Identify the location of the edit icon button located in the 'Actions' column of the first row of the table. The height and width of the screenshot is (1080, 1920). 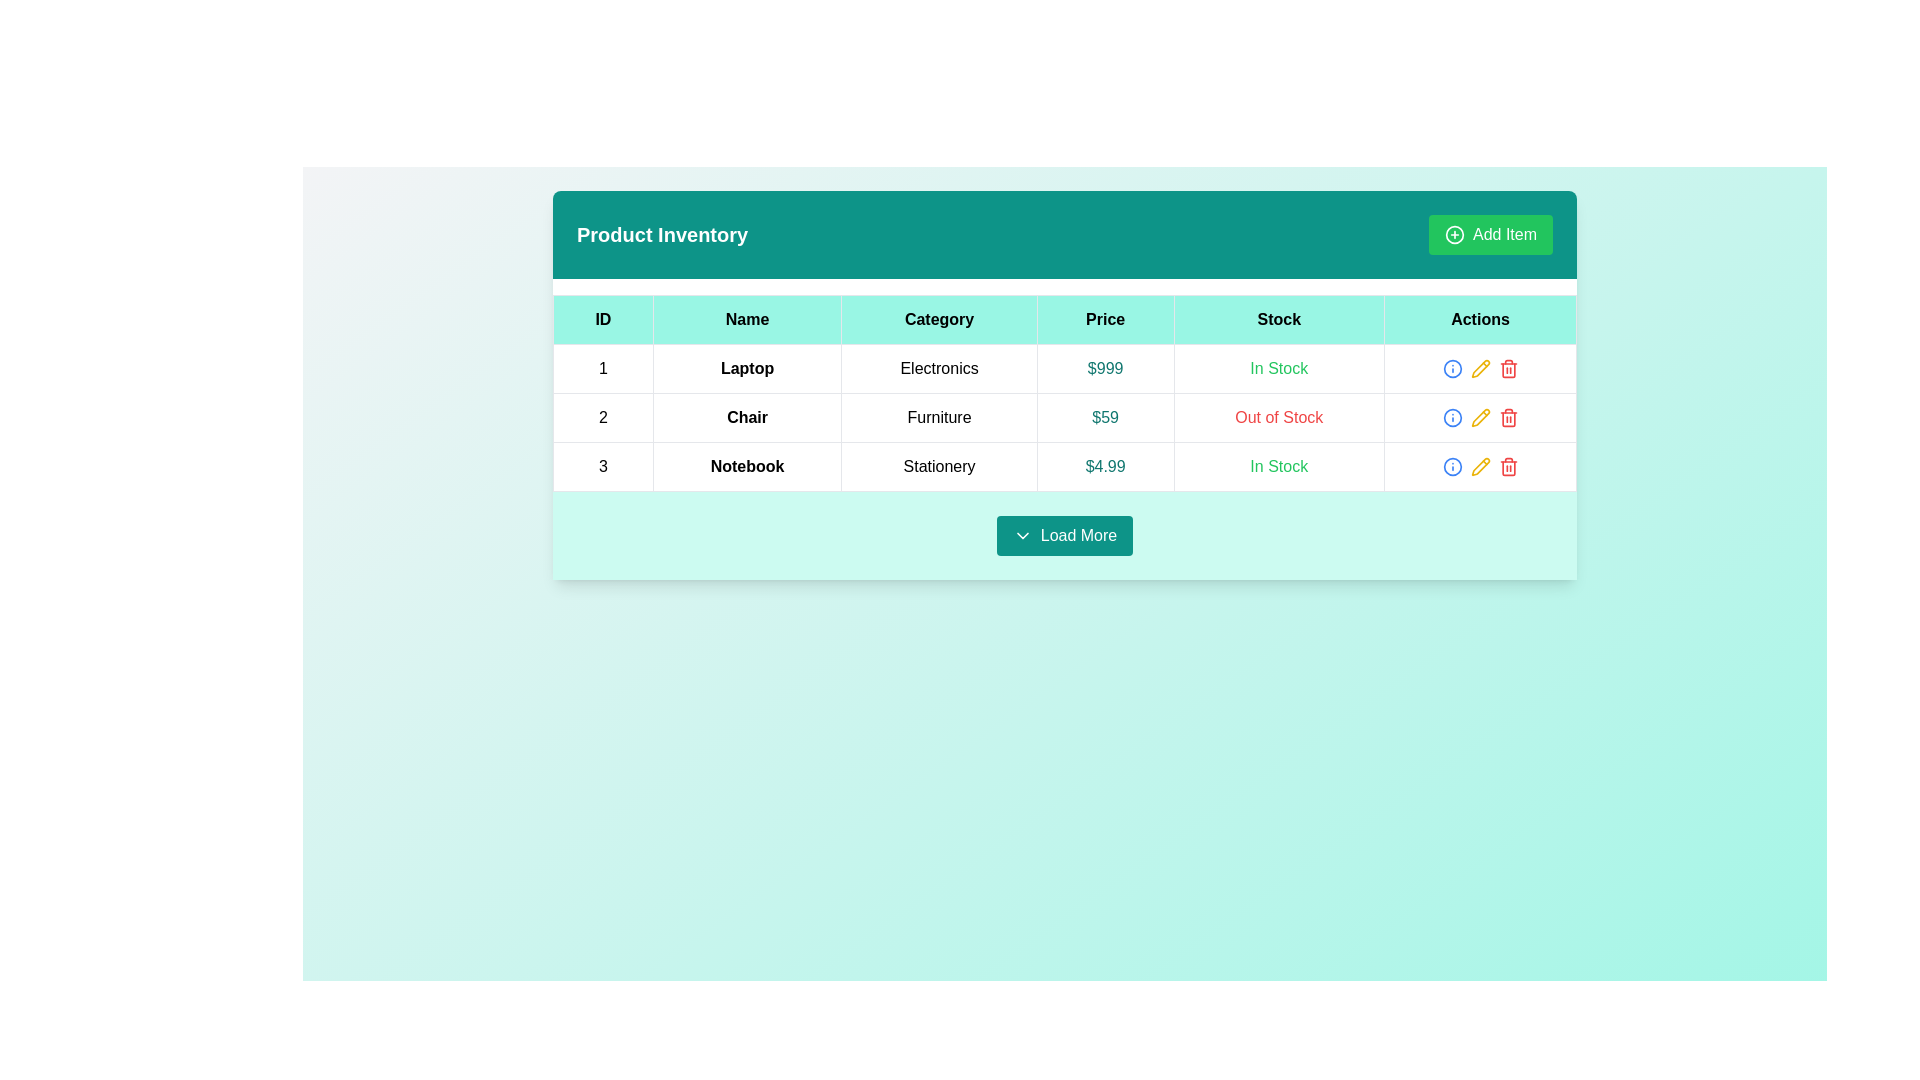
(1480, 369).